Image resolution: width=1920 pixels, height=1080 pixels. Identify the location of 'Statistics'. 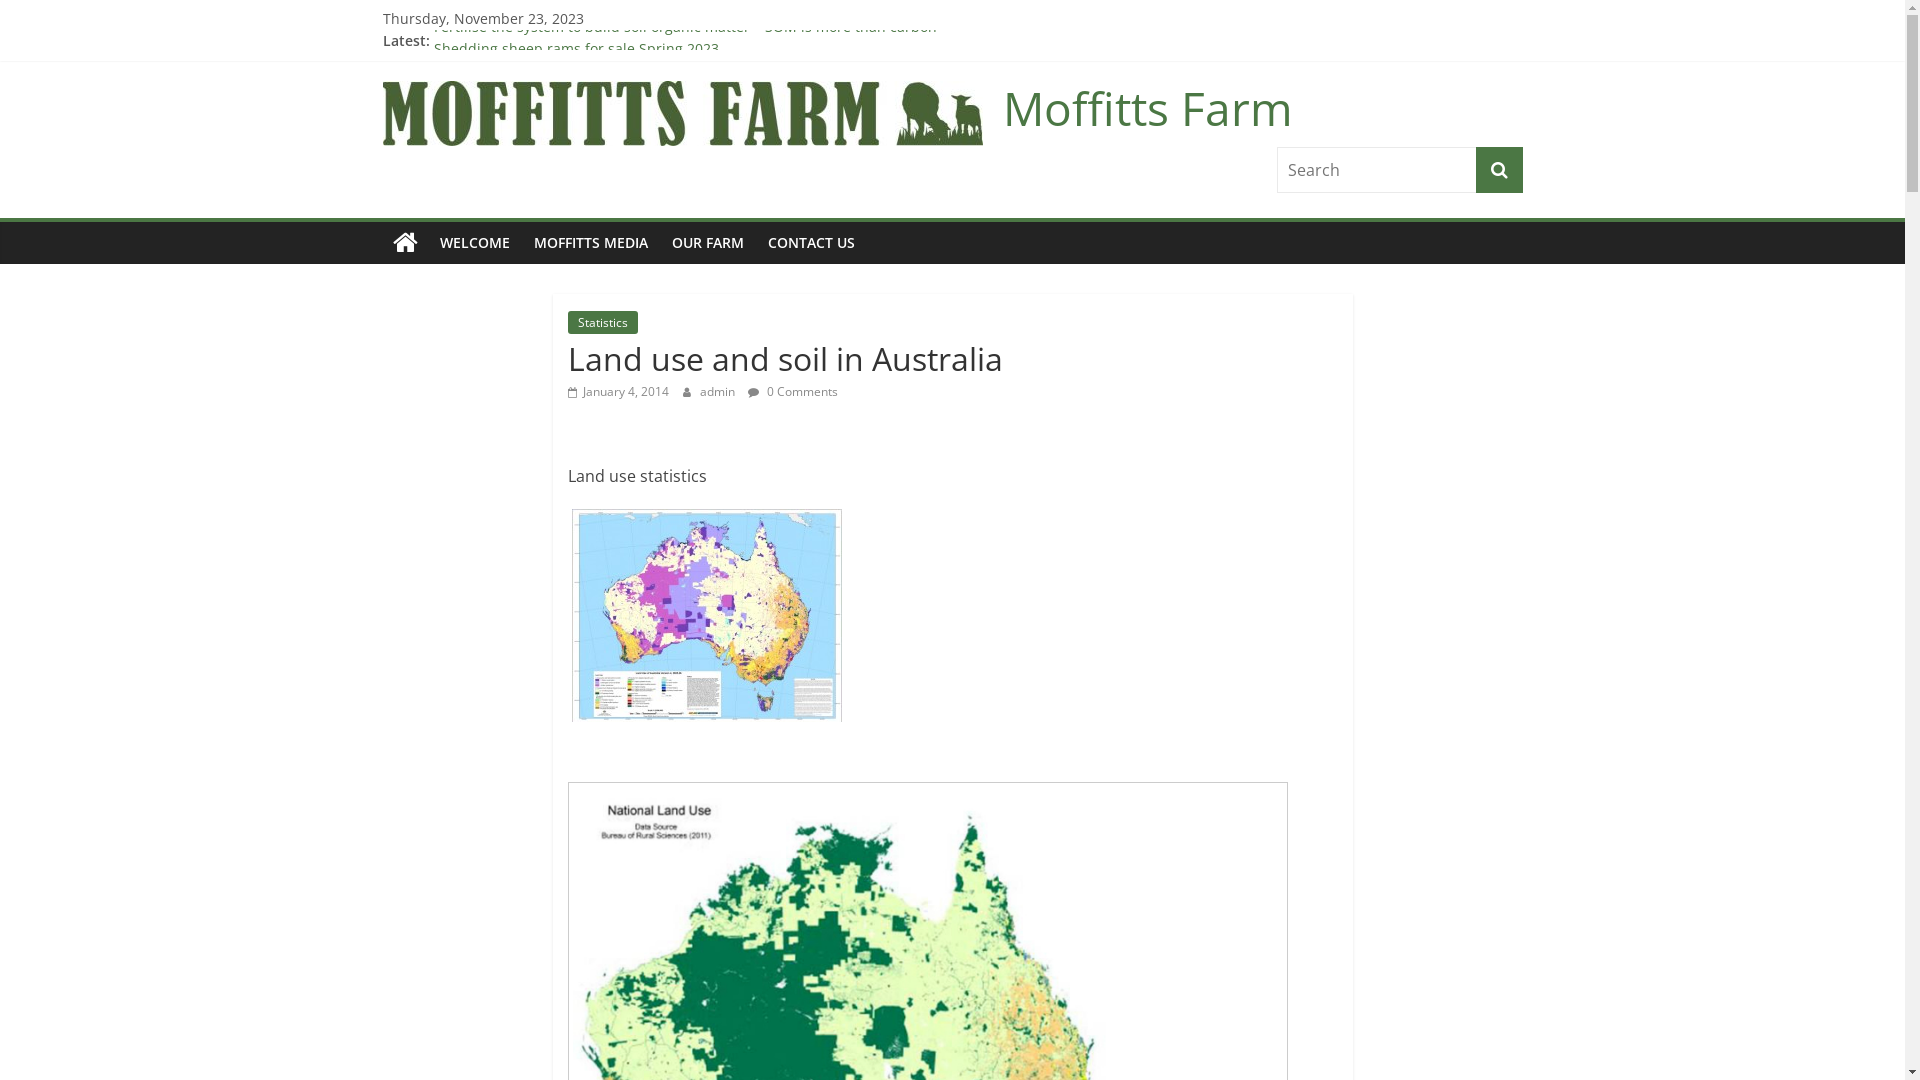
(602, 321).